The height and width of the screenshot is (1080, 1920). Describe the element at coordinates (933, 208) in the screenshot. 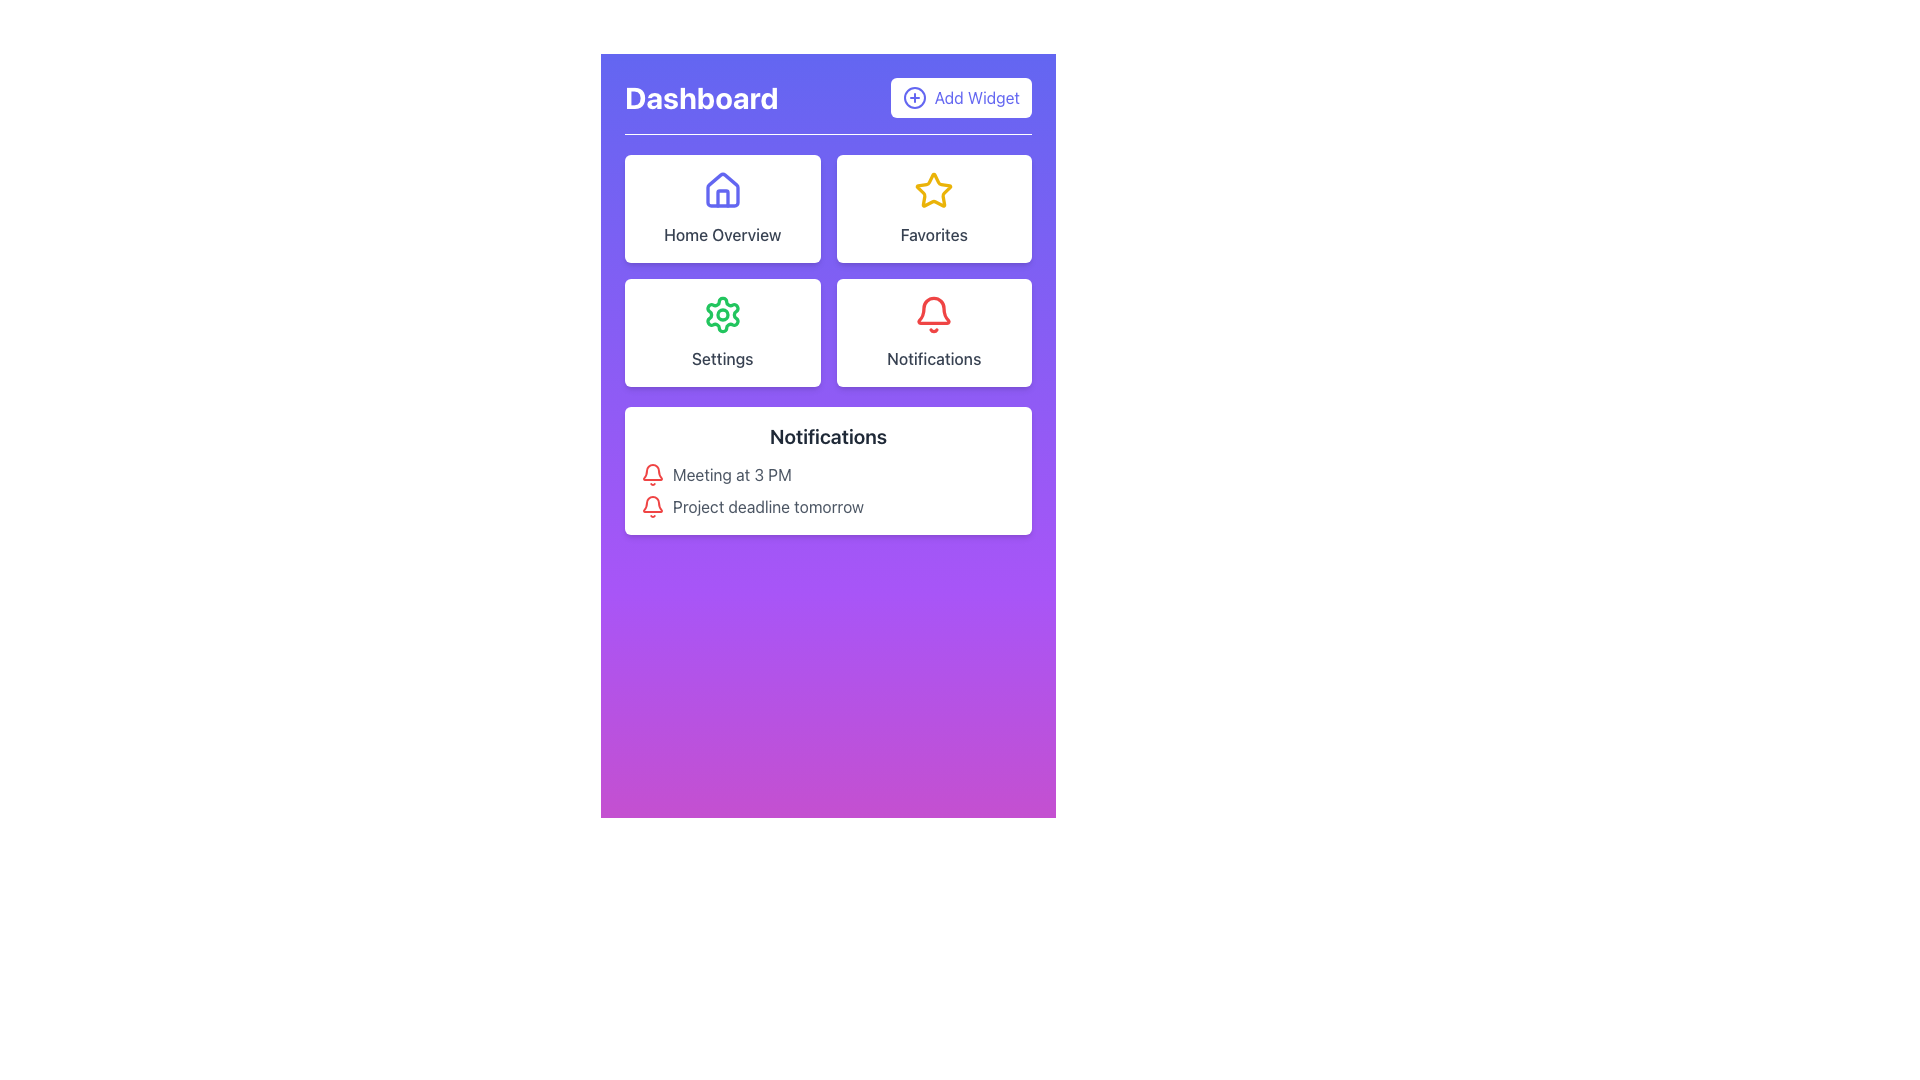

I see `the Dashboard card featuring a yellow star icon and 'Favorites' text, located in the second position of the top row` at that location.